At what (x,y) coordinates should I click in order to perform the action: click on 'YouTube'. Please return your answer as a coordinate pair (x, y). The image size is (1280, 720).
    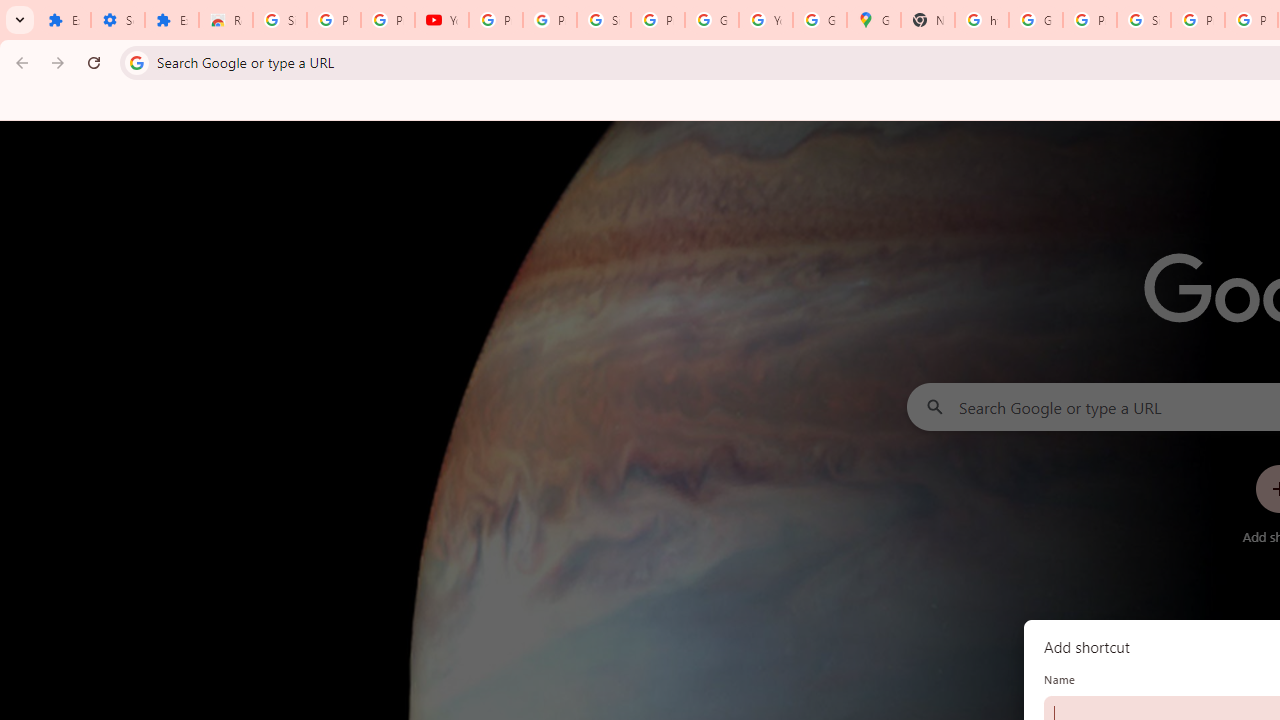
    Looking at the image, I should click on (440, 20).